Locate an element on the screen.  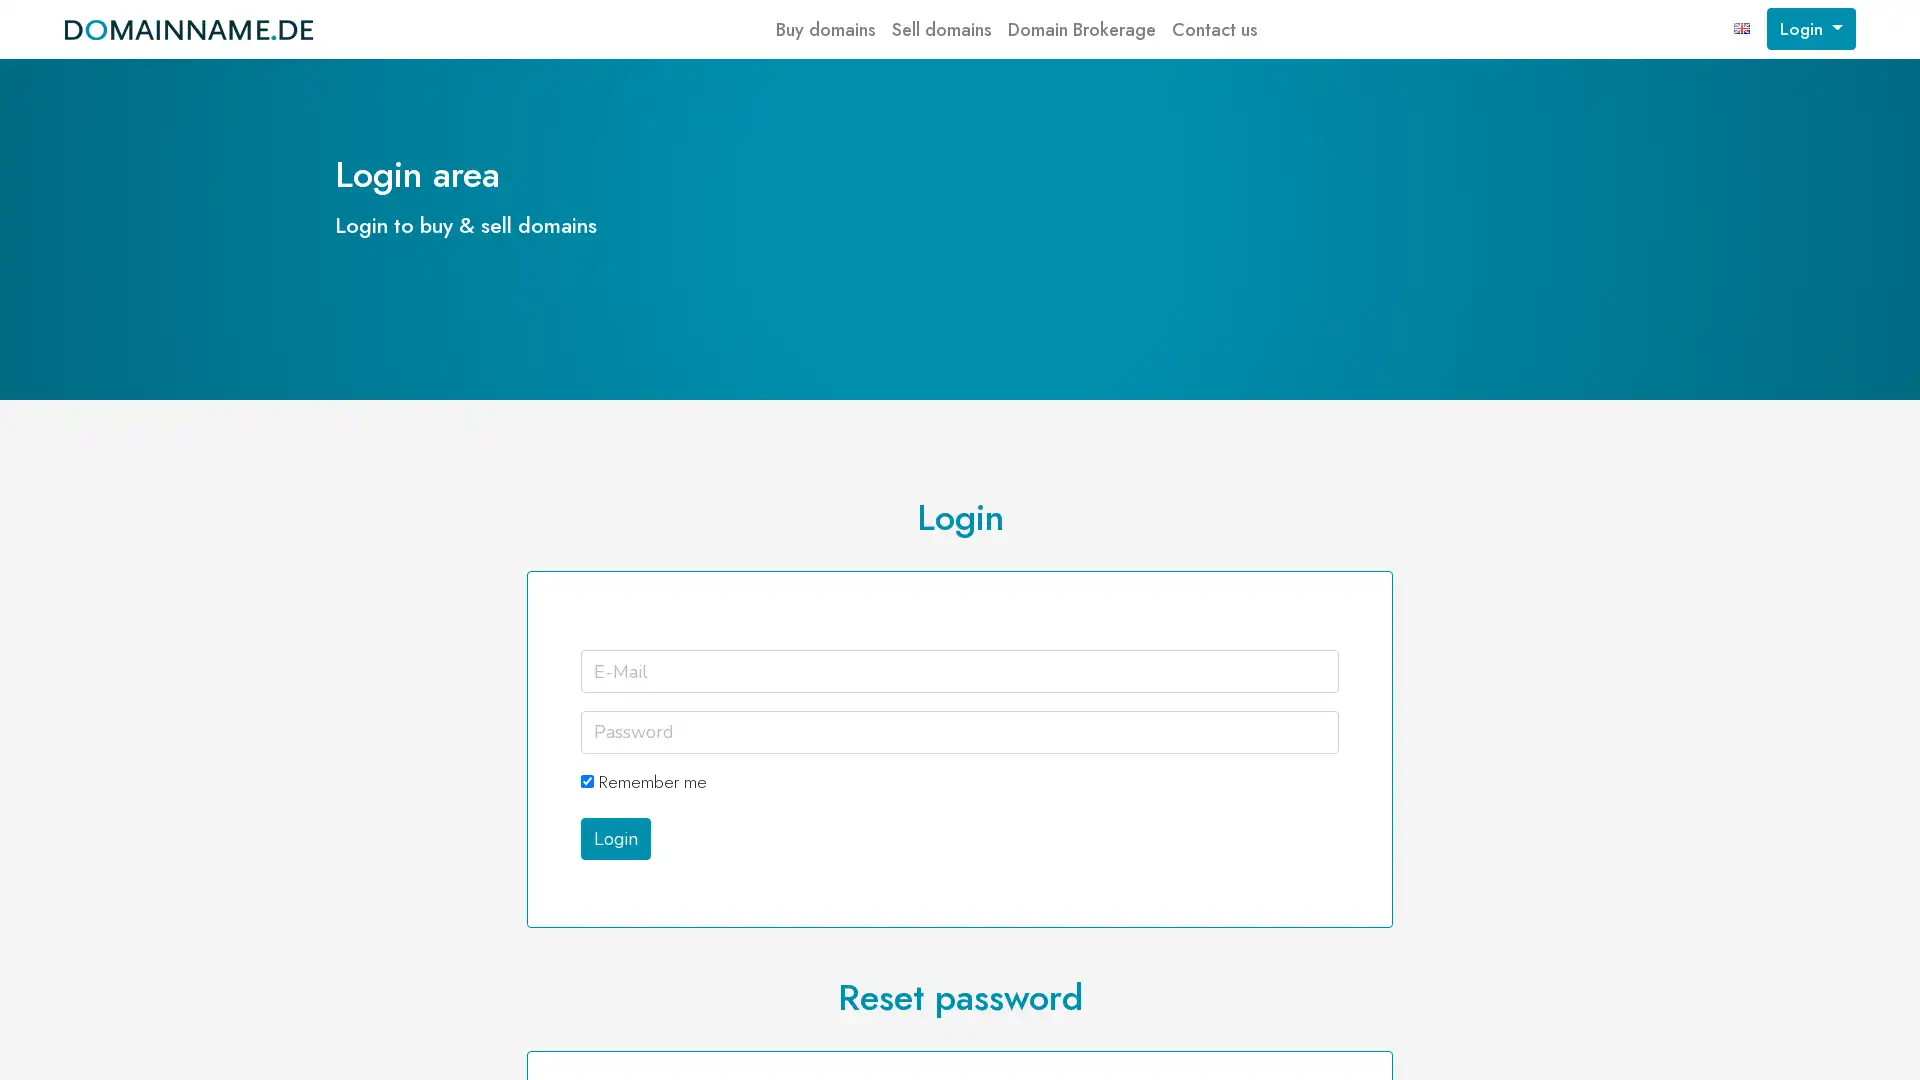
Login is located at coordinates (613, 837).